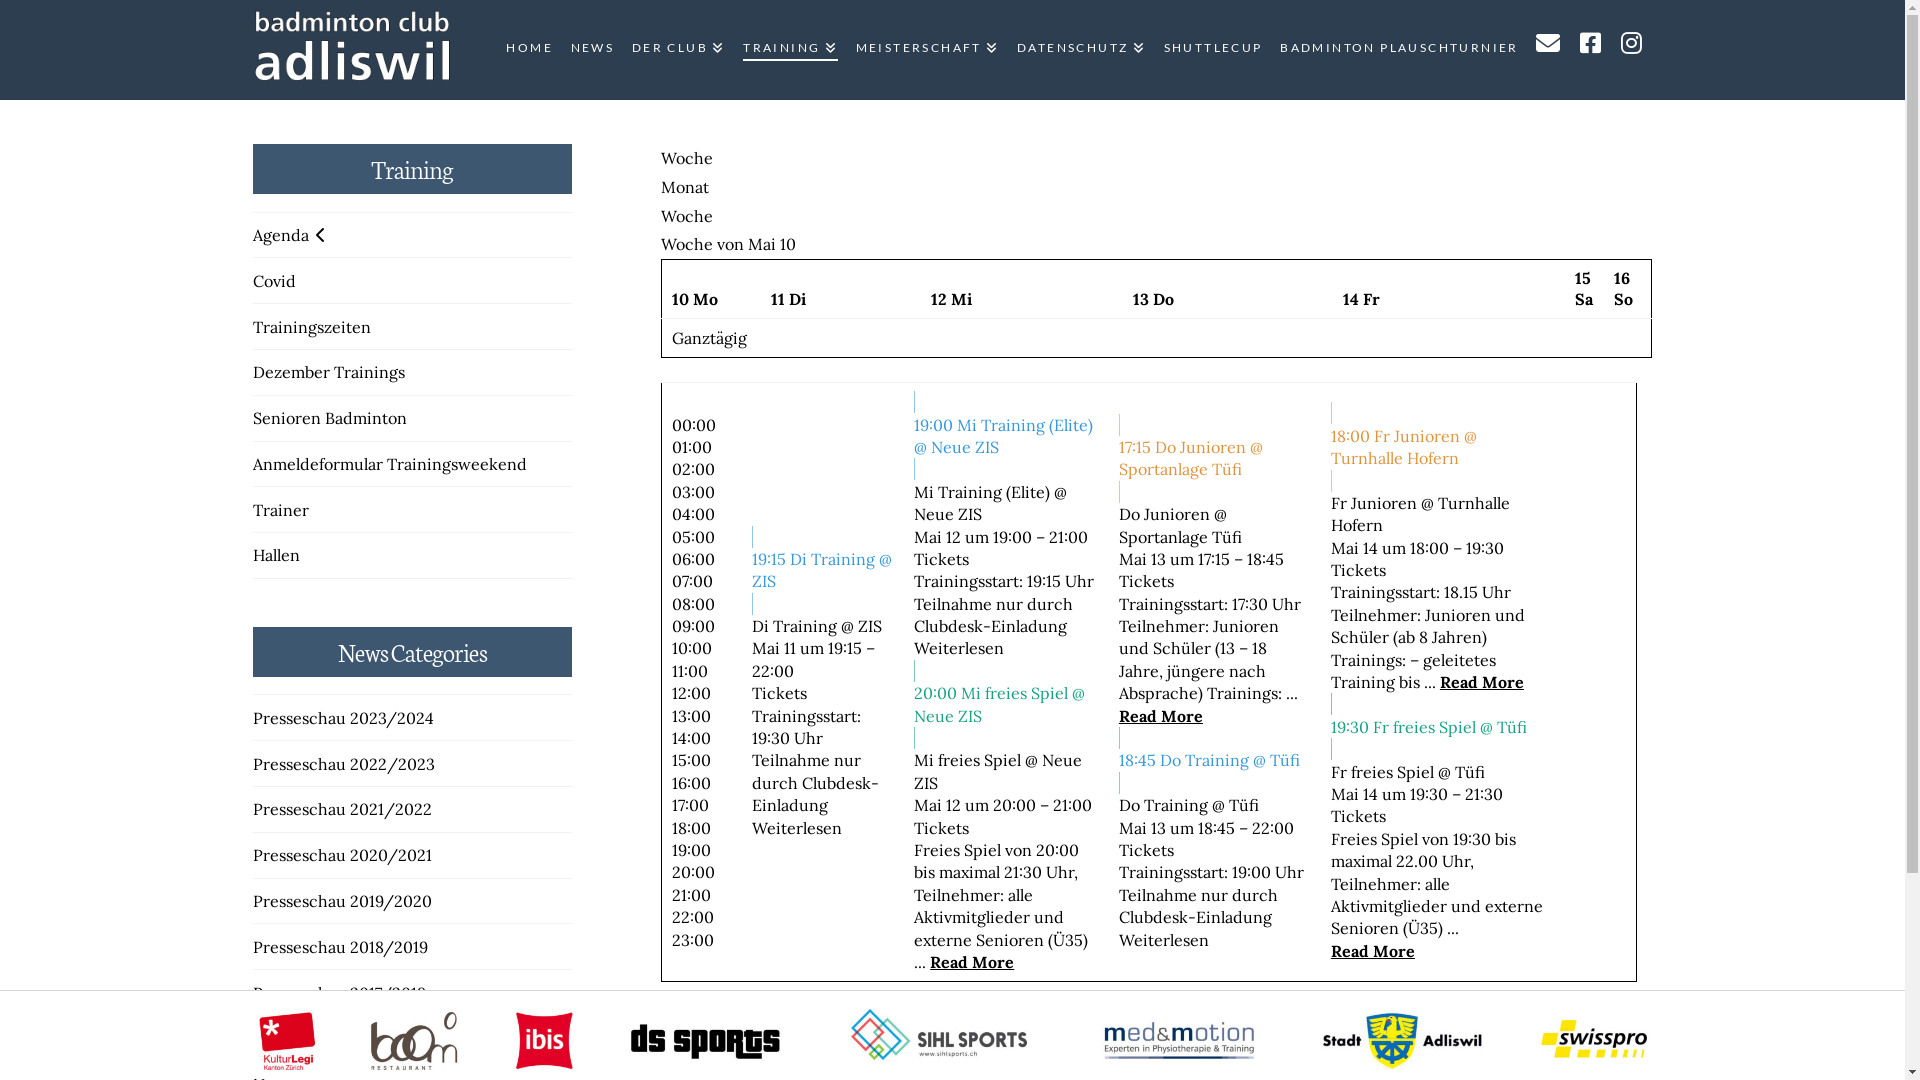 The image size is (1920, 1080). I want to click on 'DATENSCHUTZ', so click(1079, 49).